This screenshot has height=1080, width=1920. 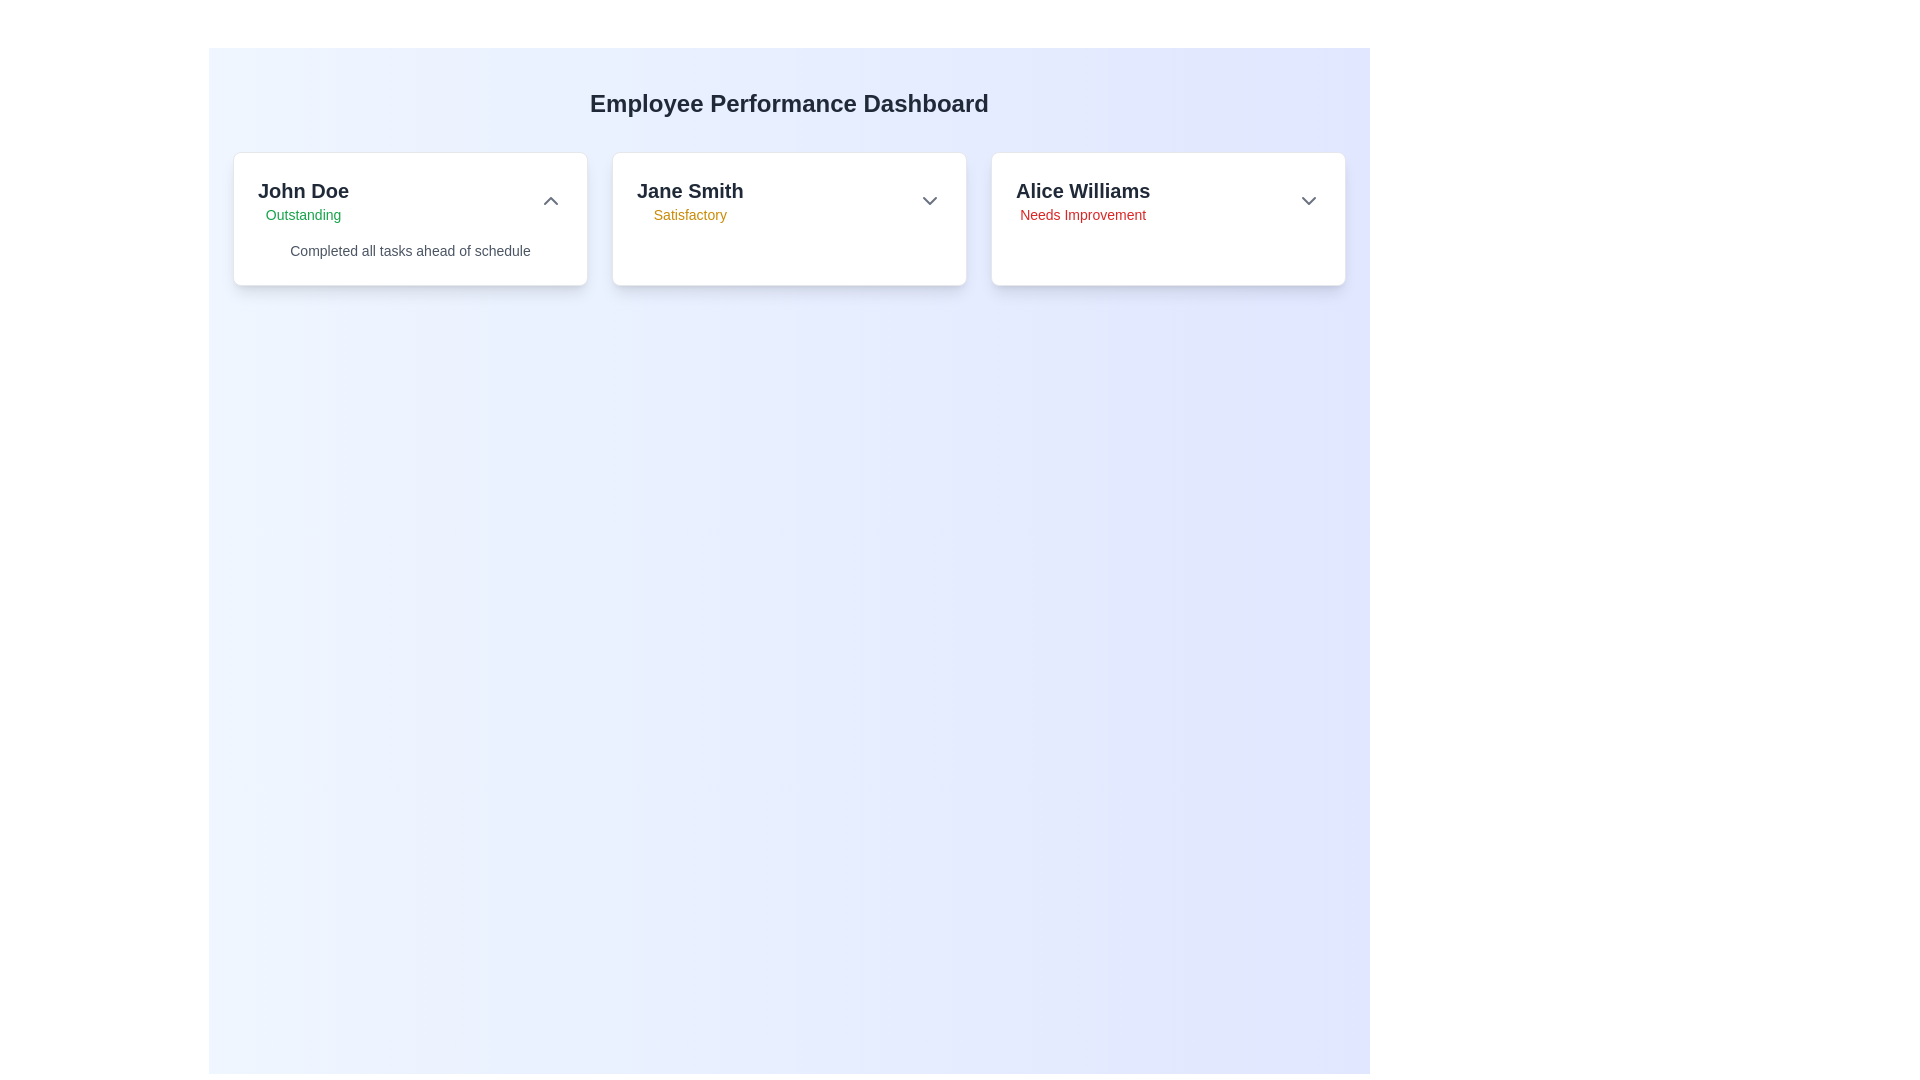 What do you see at coordinates (1082, 200) in the screenshot?
I see `the Text Display element that shows 'Alice Williams' and 'Needs Improvement' in the top-right area of the third card` at bounding box center [1082, 200].